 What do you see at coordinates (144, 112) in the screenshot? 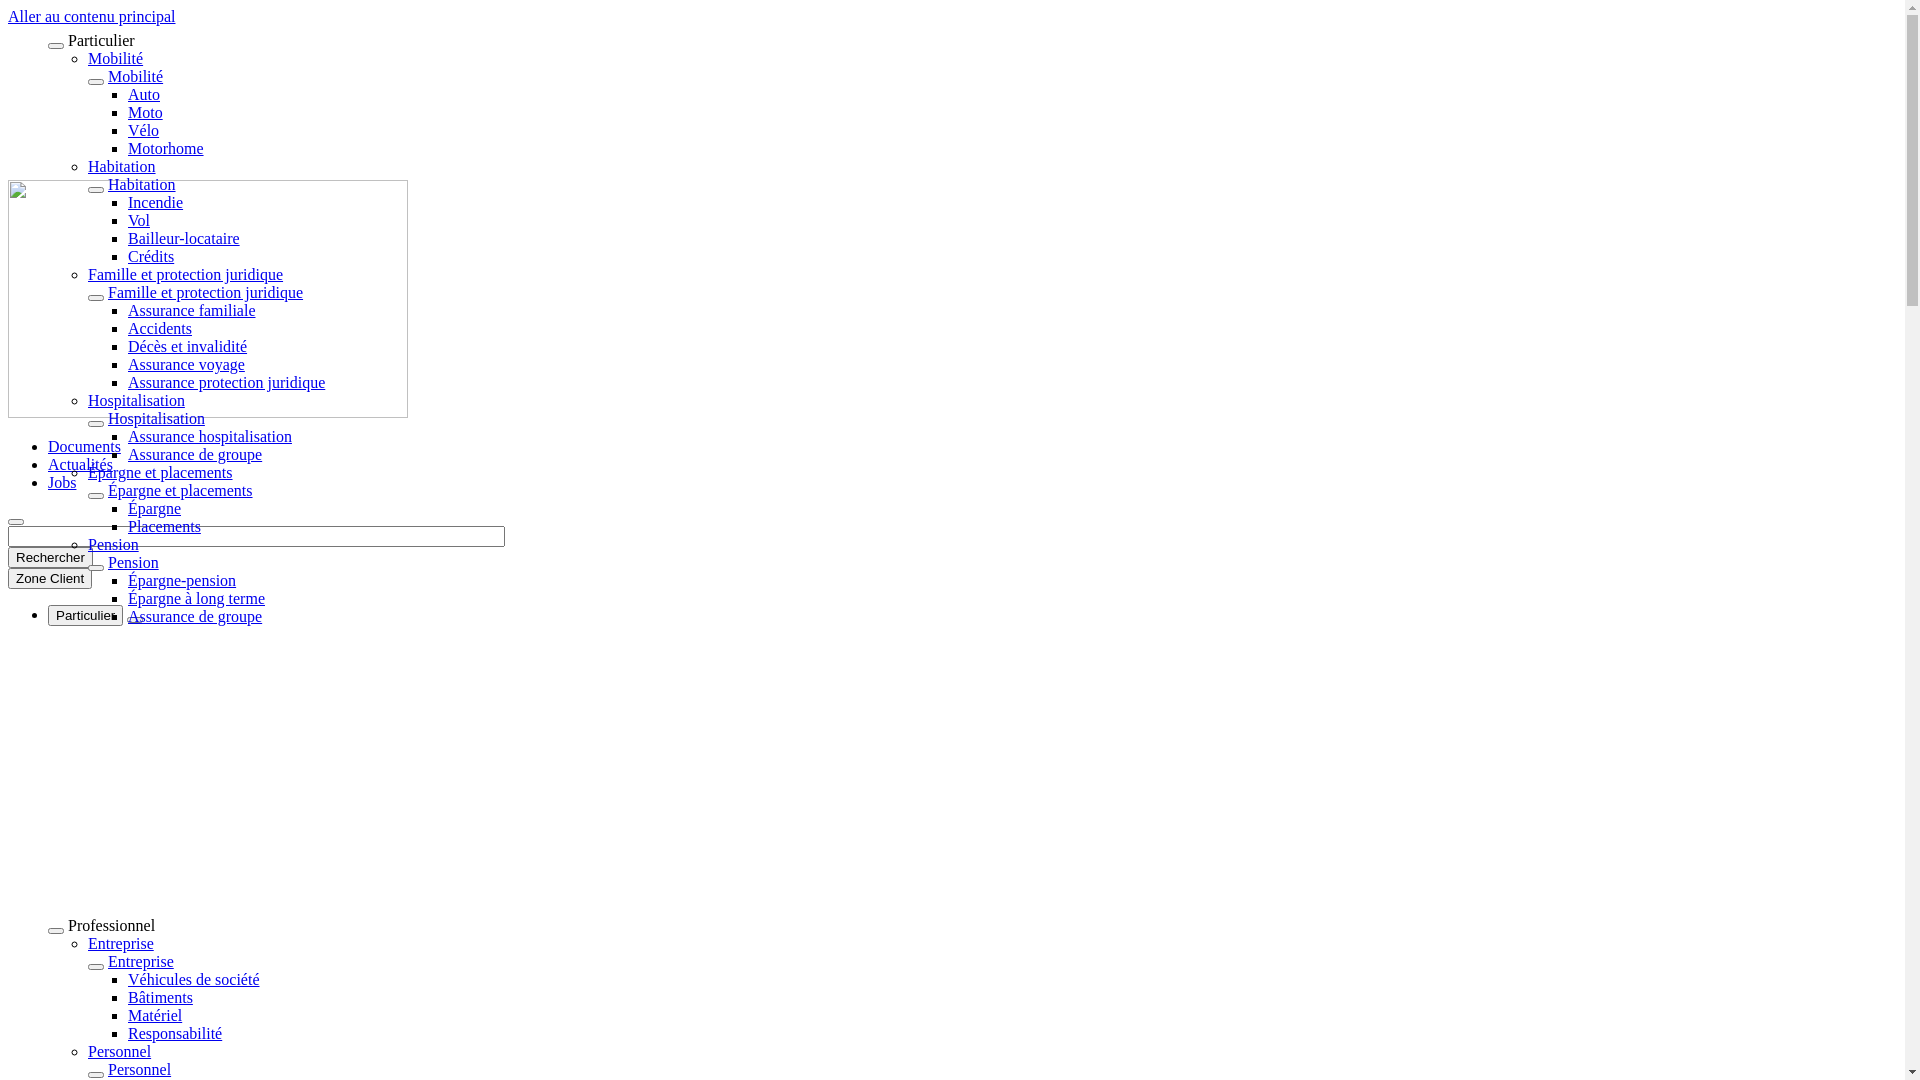
I see `'Moto'` at bounding box center [144, 112].